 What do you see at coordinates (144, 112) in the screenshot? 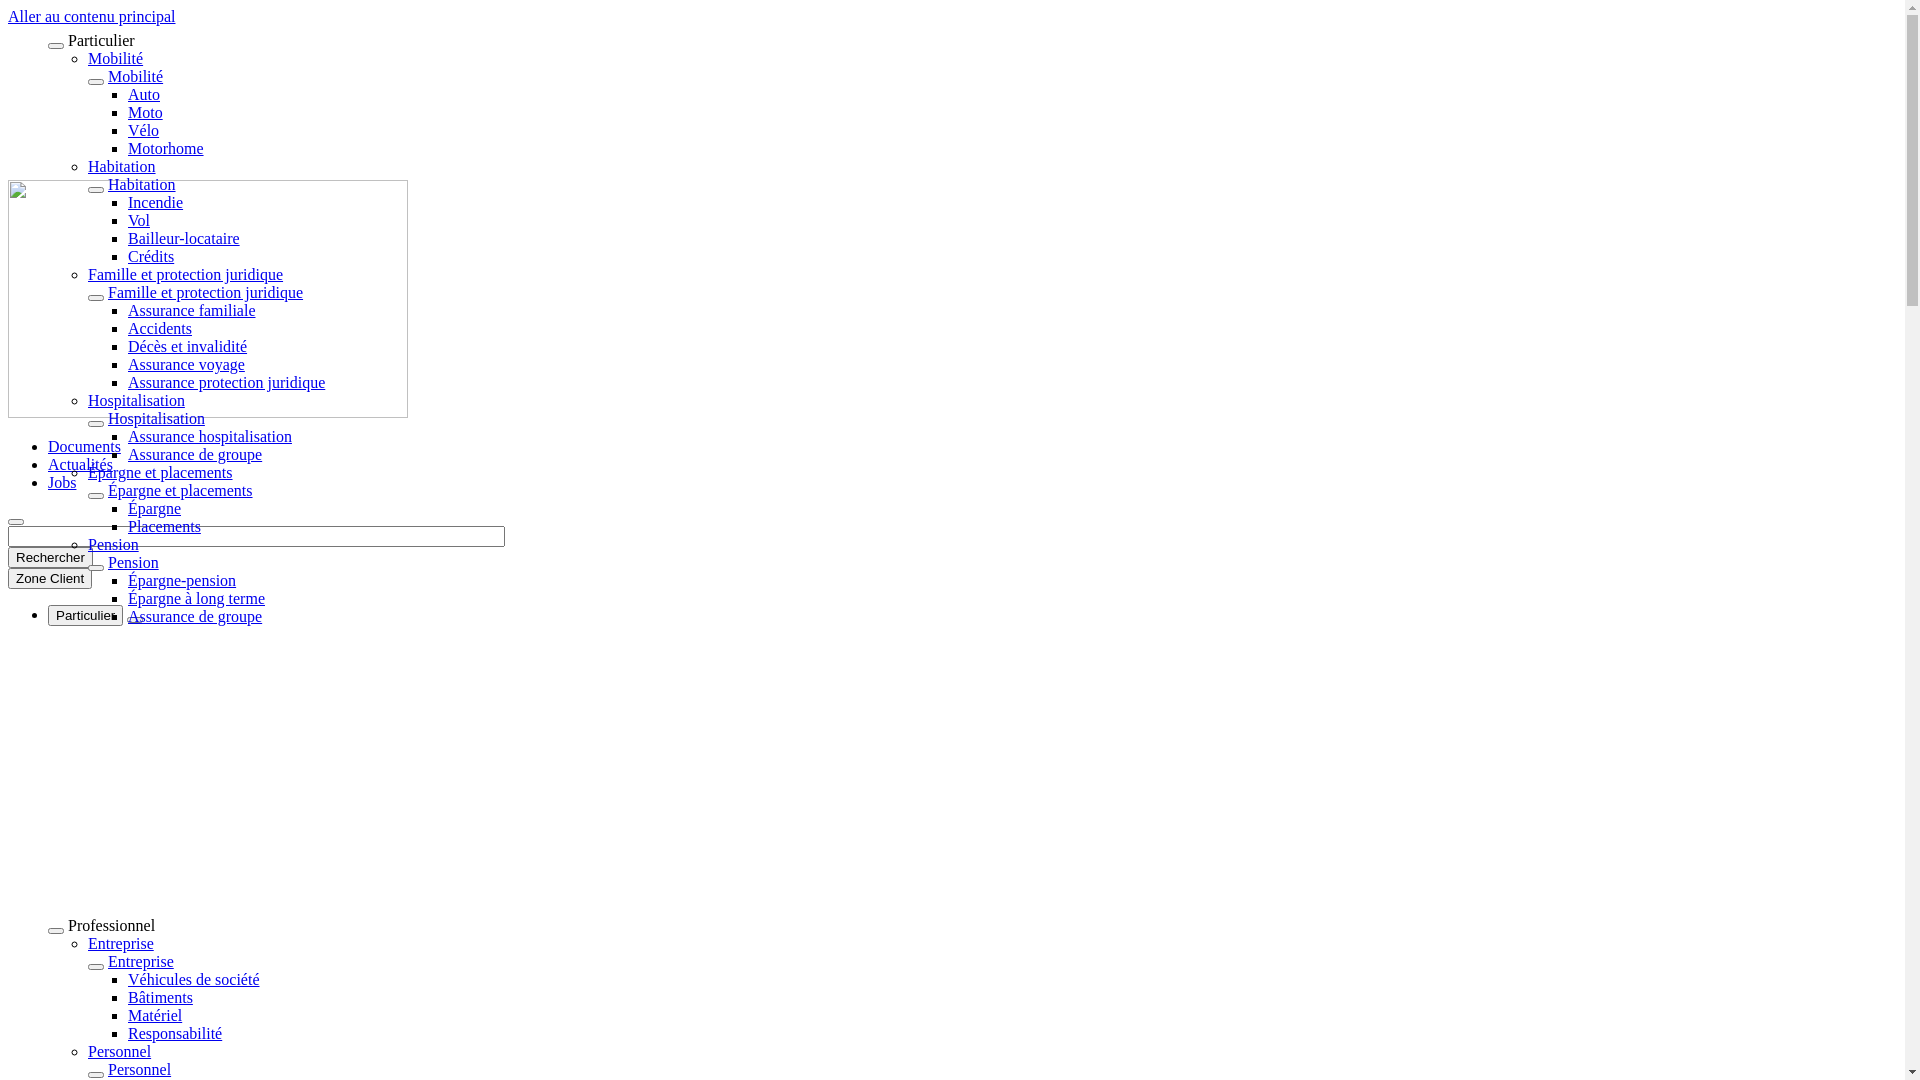
I see `'Moto'` at bounding box center [144, 112].